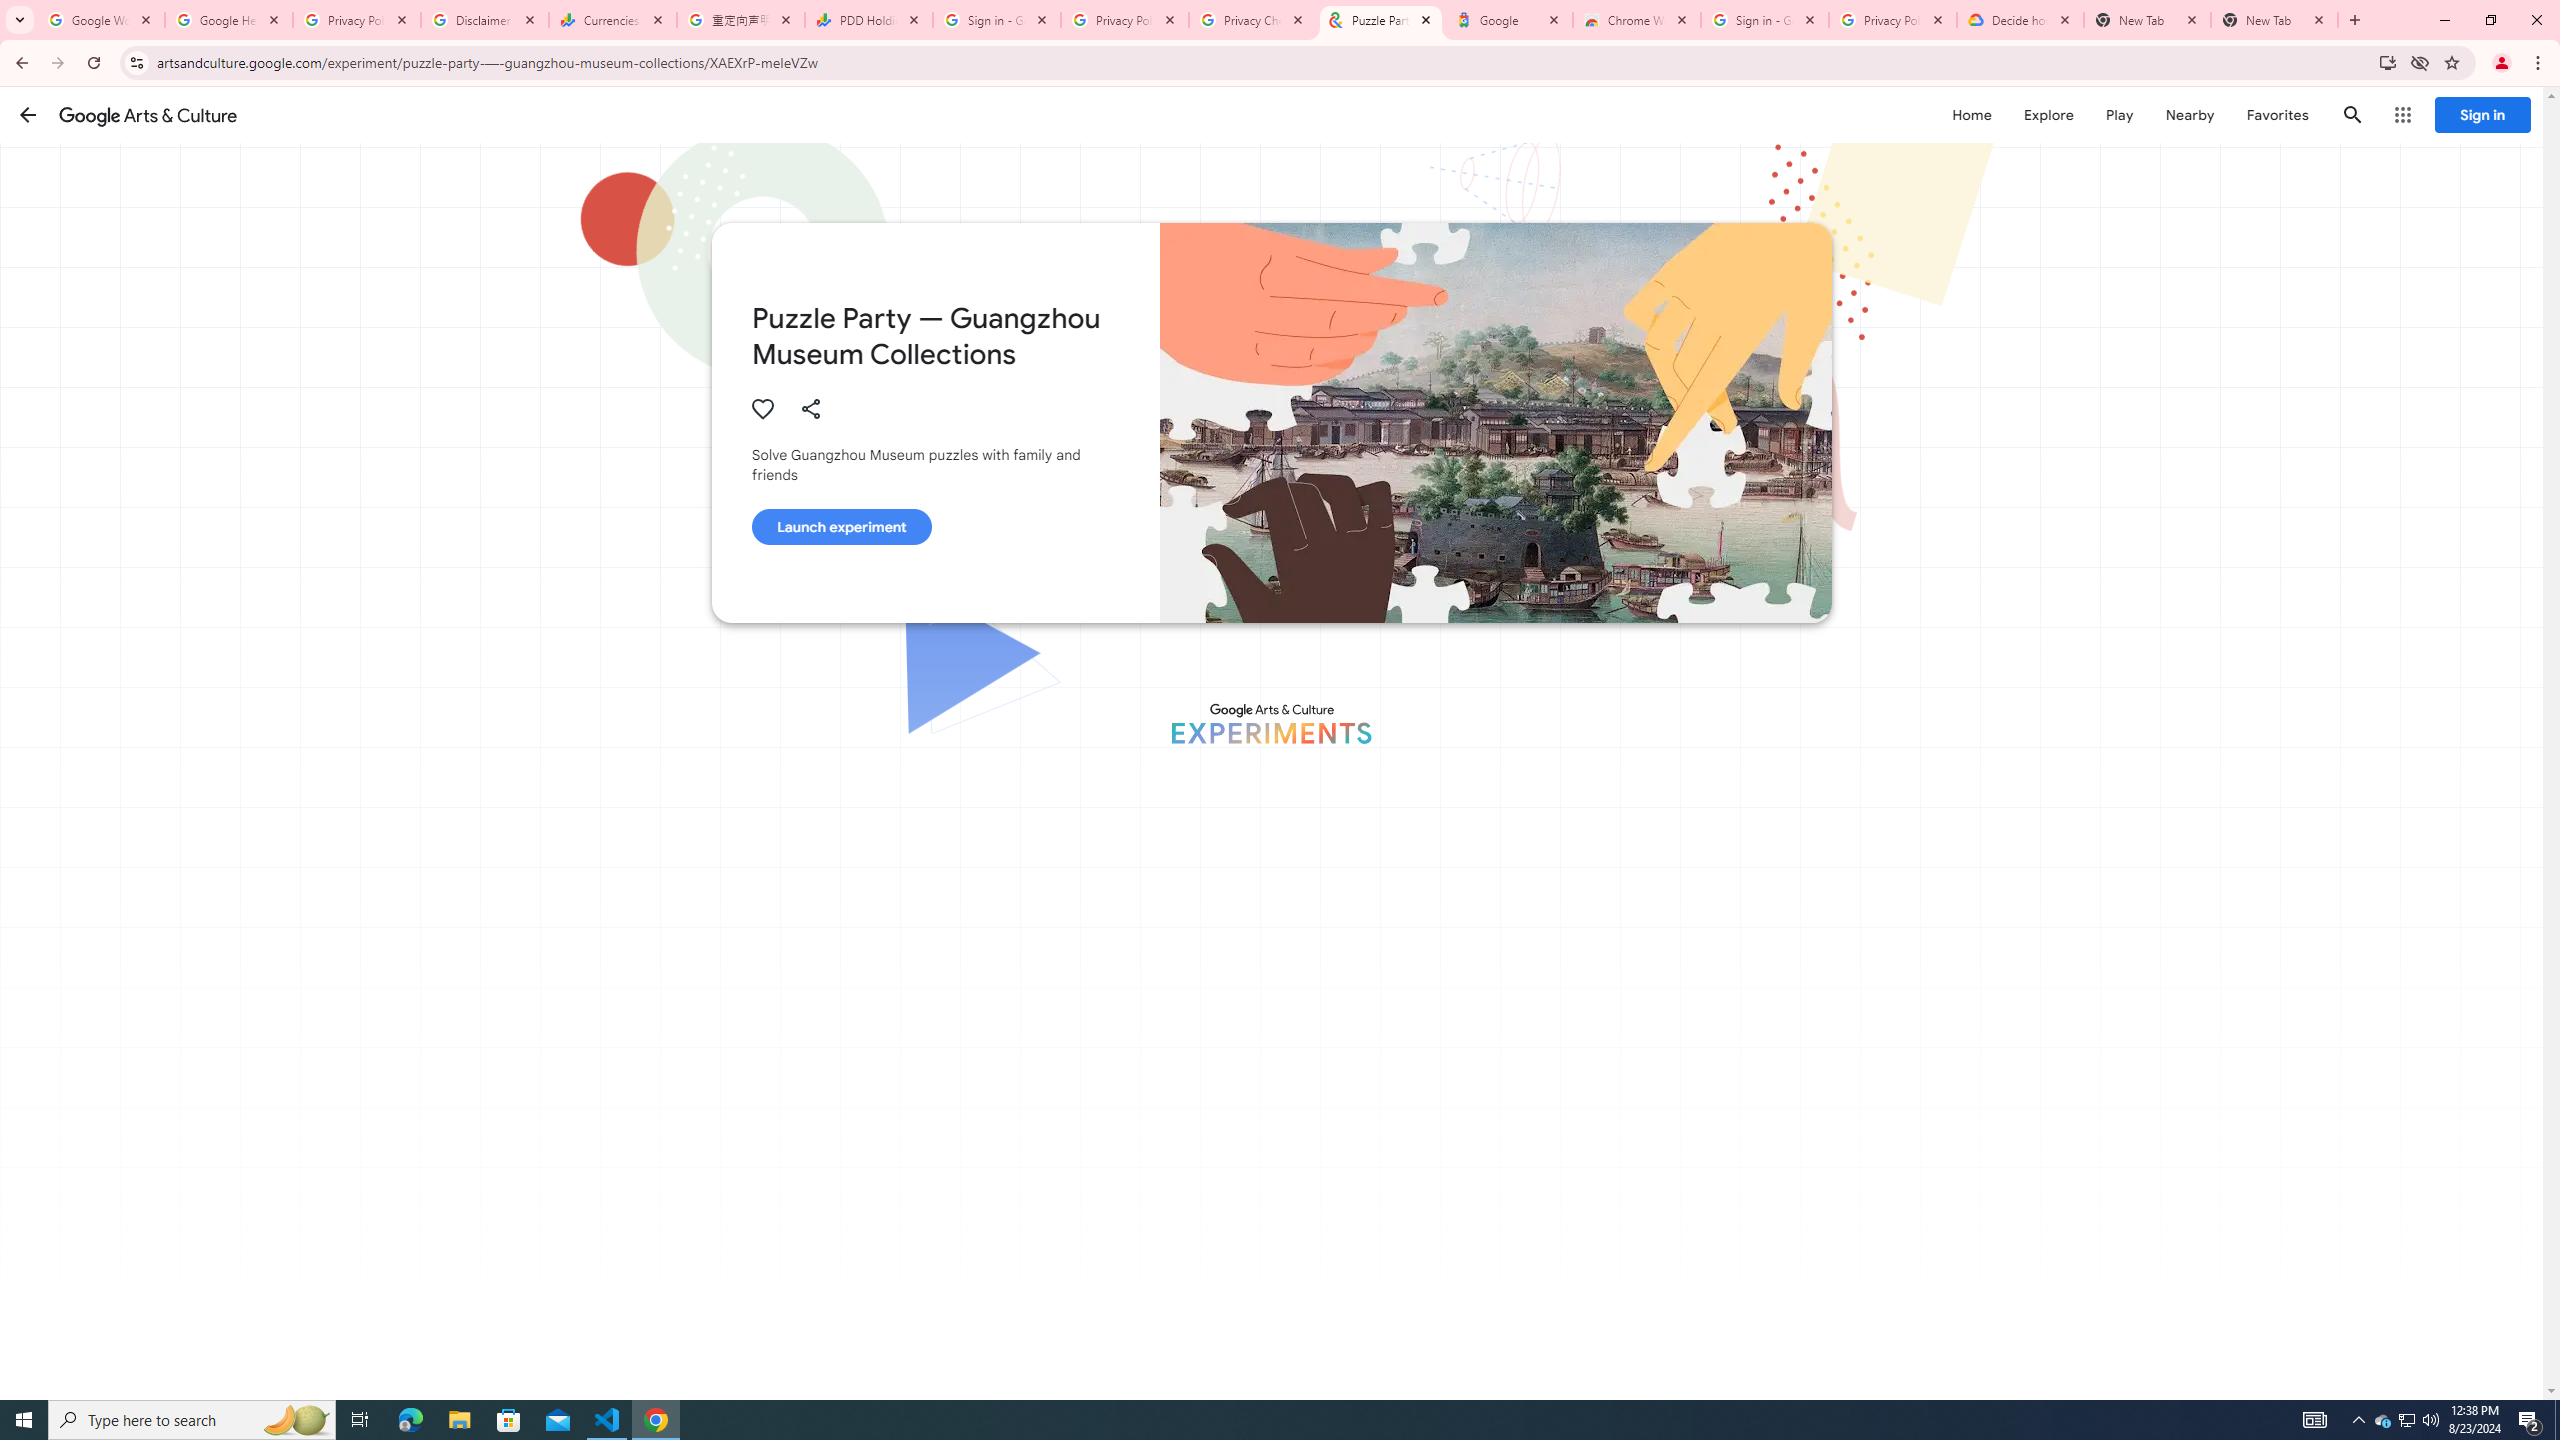 This screenshot has height=1440, width=2560. I want to click on 'Chrome Web Store - Color themes by Chrome', so click(1636, 19).